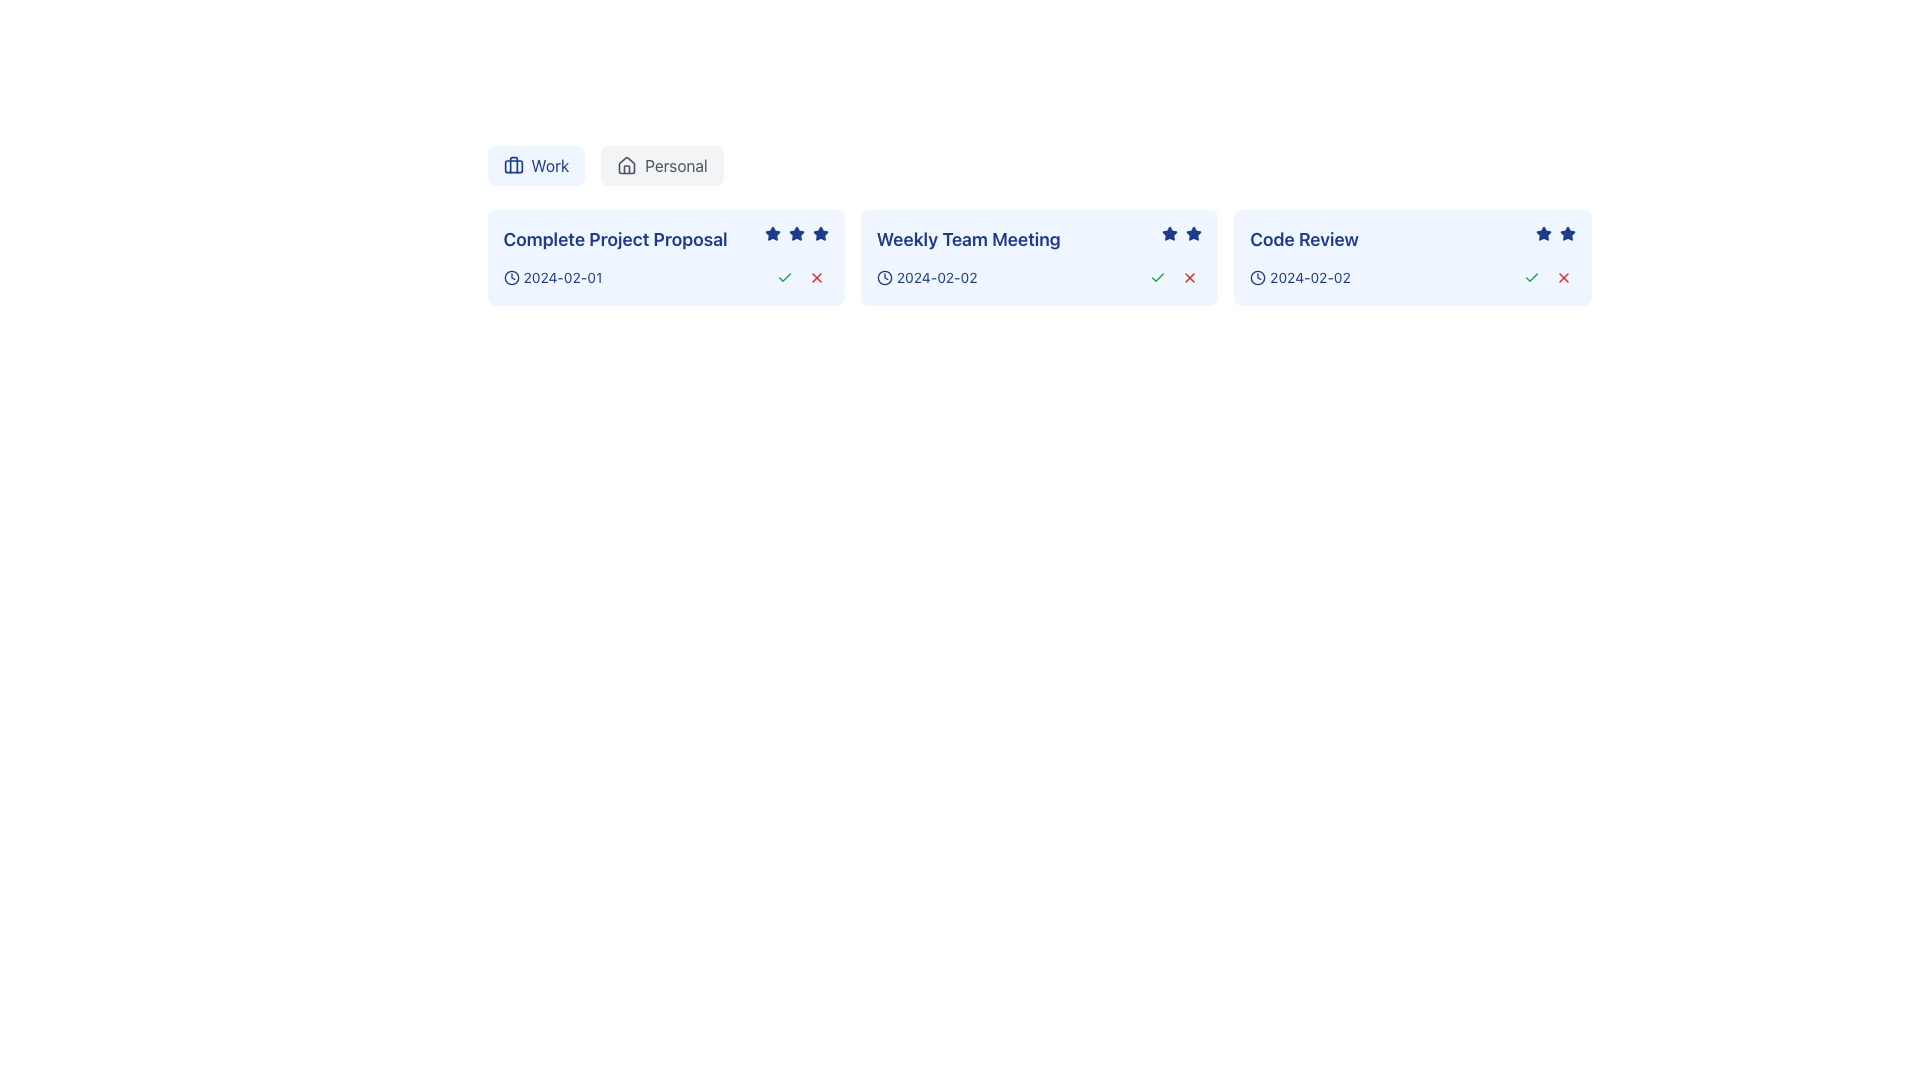 Image resolution: width=1920 pixels, height=1080 pixels. Describe the element at coordinates (1541, 231) in the screenshot. I see `the dark blue star-shaped icon button located in the top-right corner of the rightmost card, next to the title 'Code Review', to mark the item as favorite` at that location.